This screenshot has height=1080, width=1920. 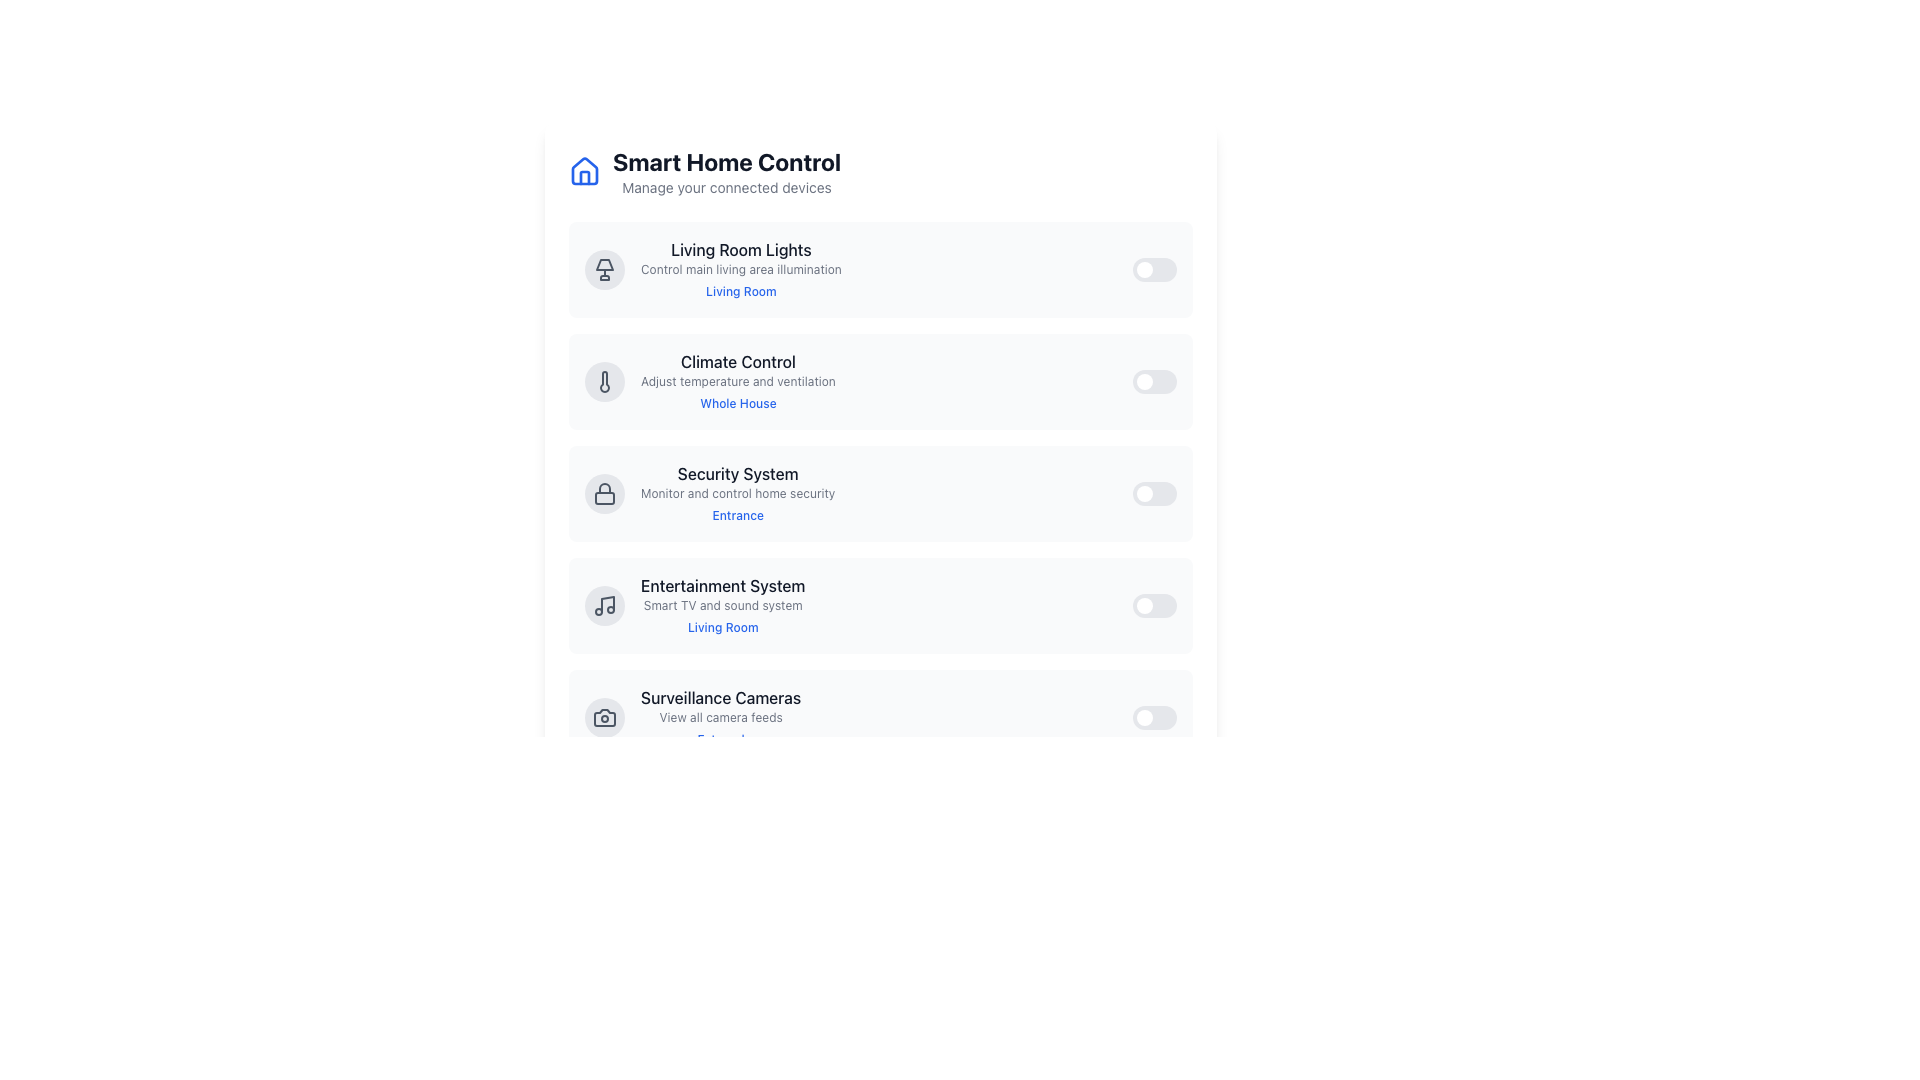 I want to click on the 'Living Room Lights' icon button, which controls the lighting in the living room, located at the top-left corner of the 'Living Room Lights' section, so click(x=603, y=270).